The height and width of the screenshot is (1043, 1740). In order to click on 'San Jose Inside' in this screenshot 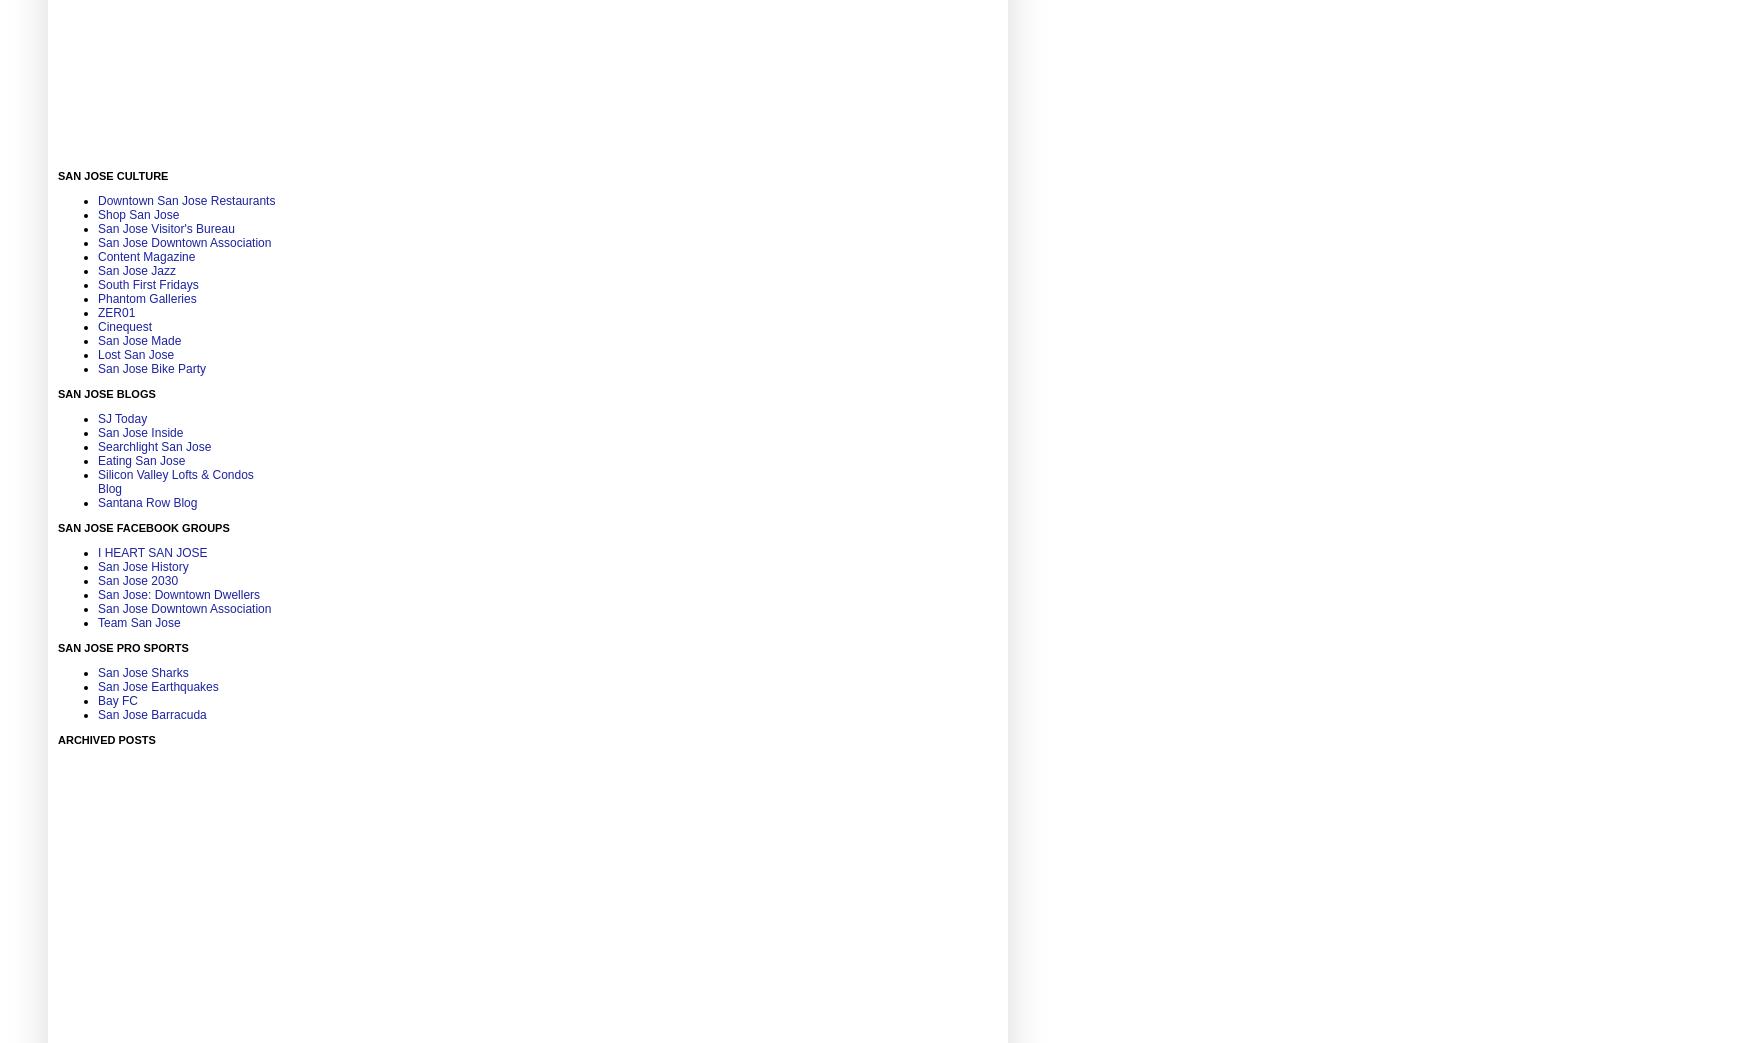, I will do `click(139, 432)`.